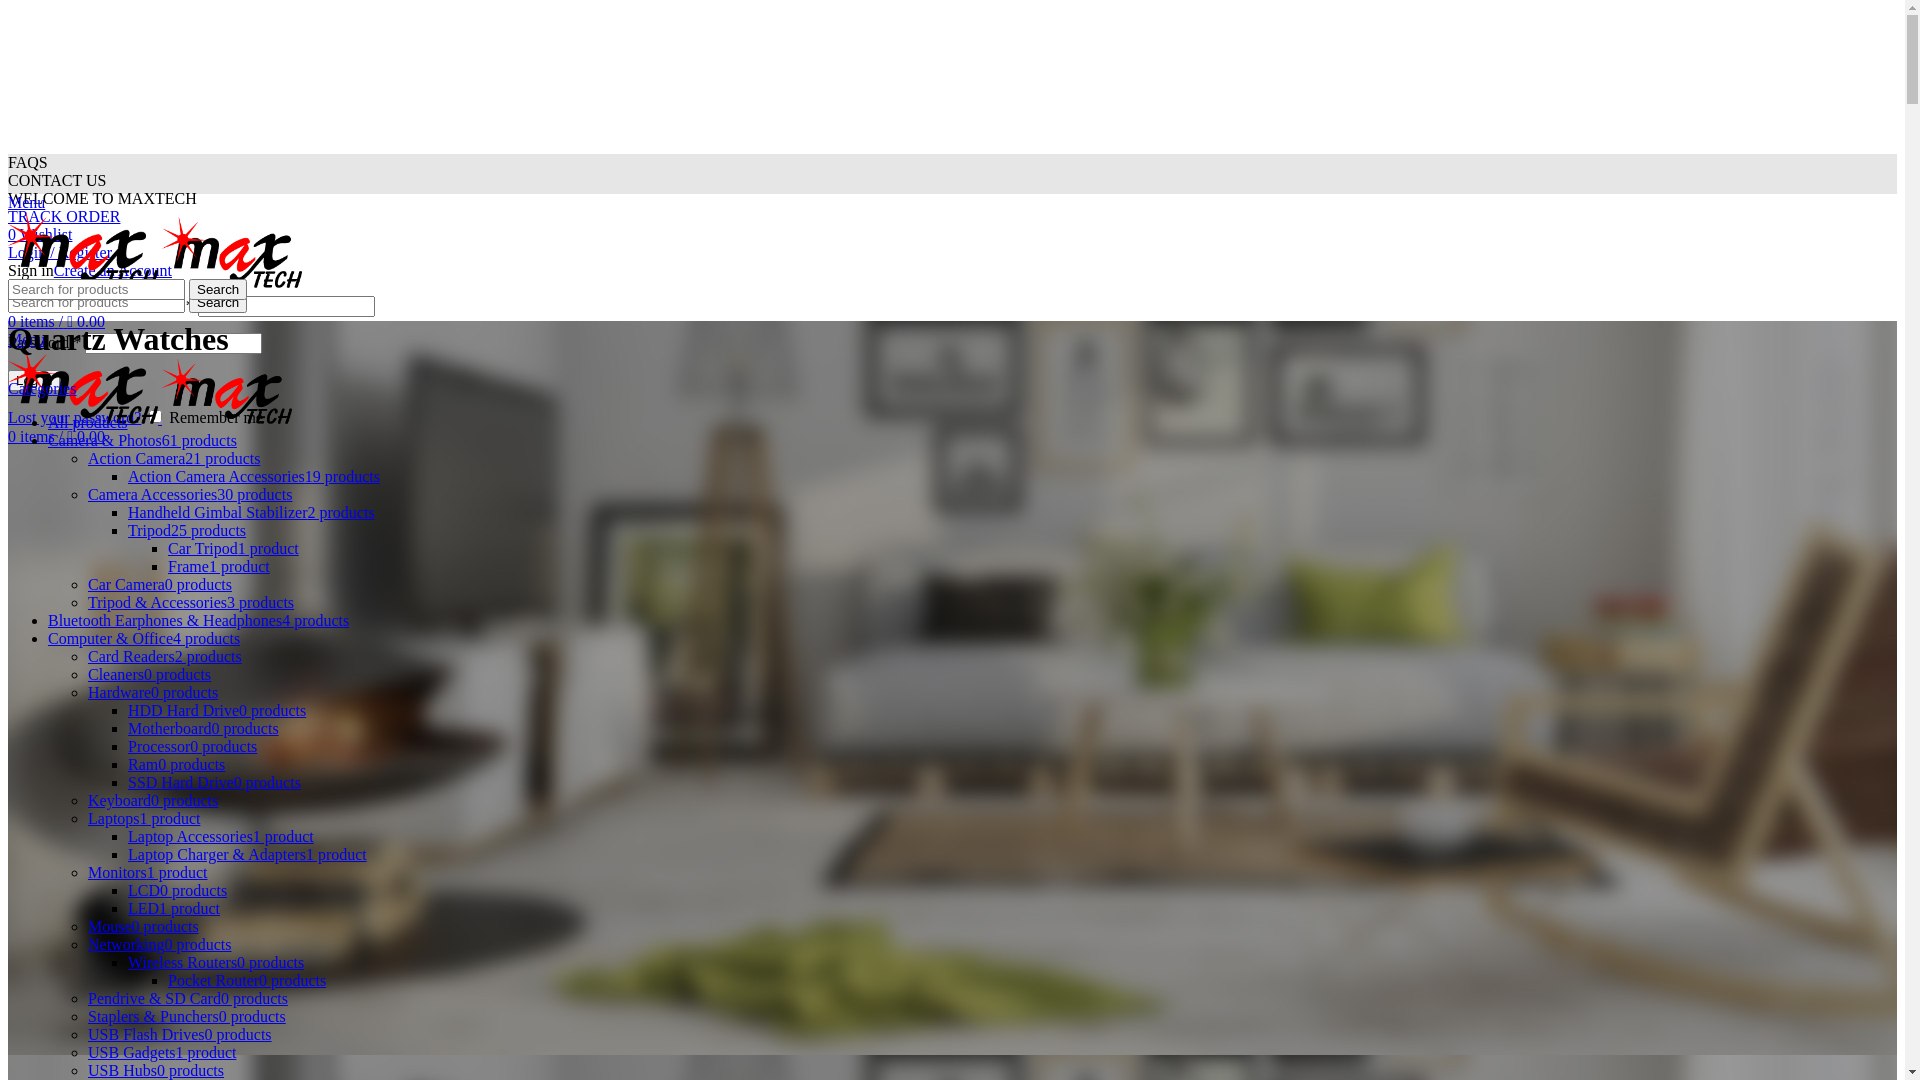 The image size is (1920, 1080). What do you see at coordinates (142, 926) in the screenshot?
I see `'Mouse0 products'` at bounding box center [142, 926].